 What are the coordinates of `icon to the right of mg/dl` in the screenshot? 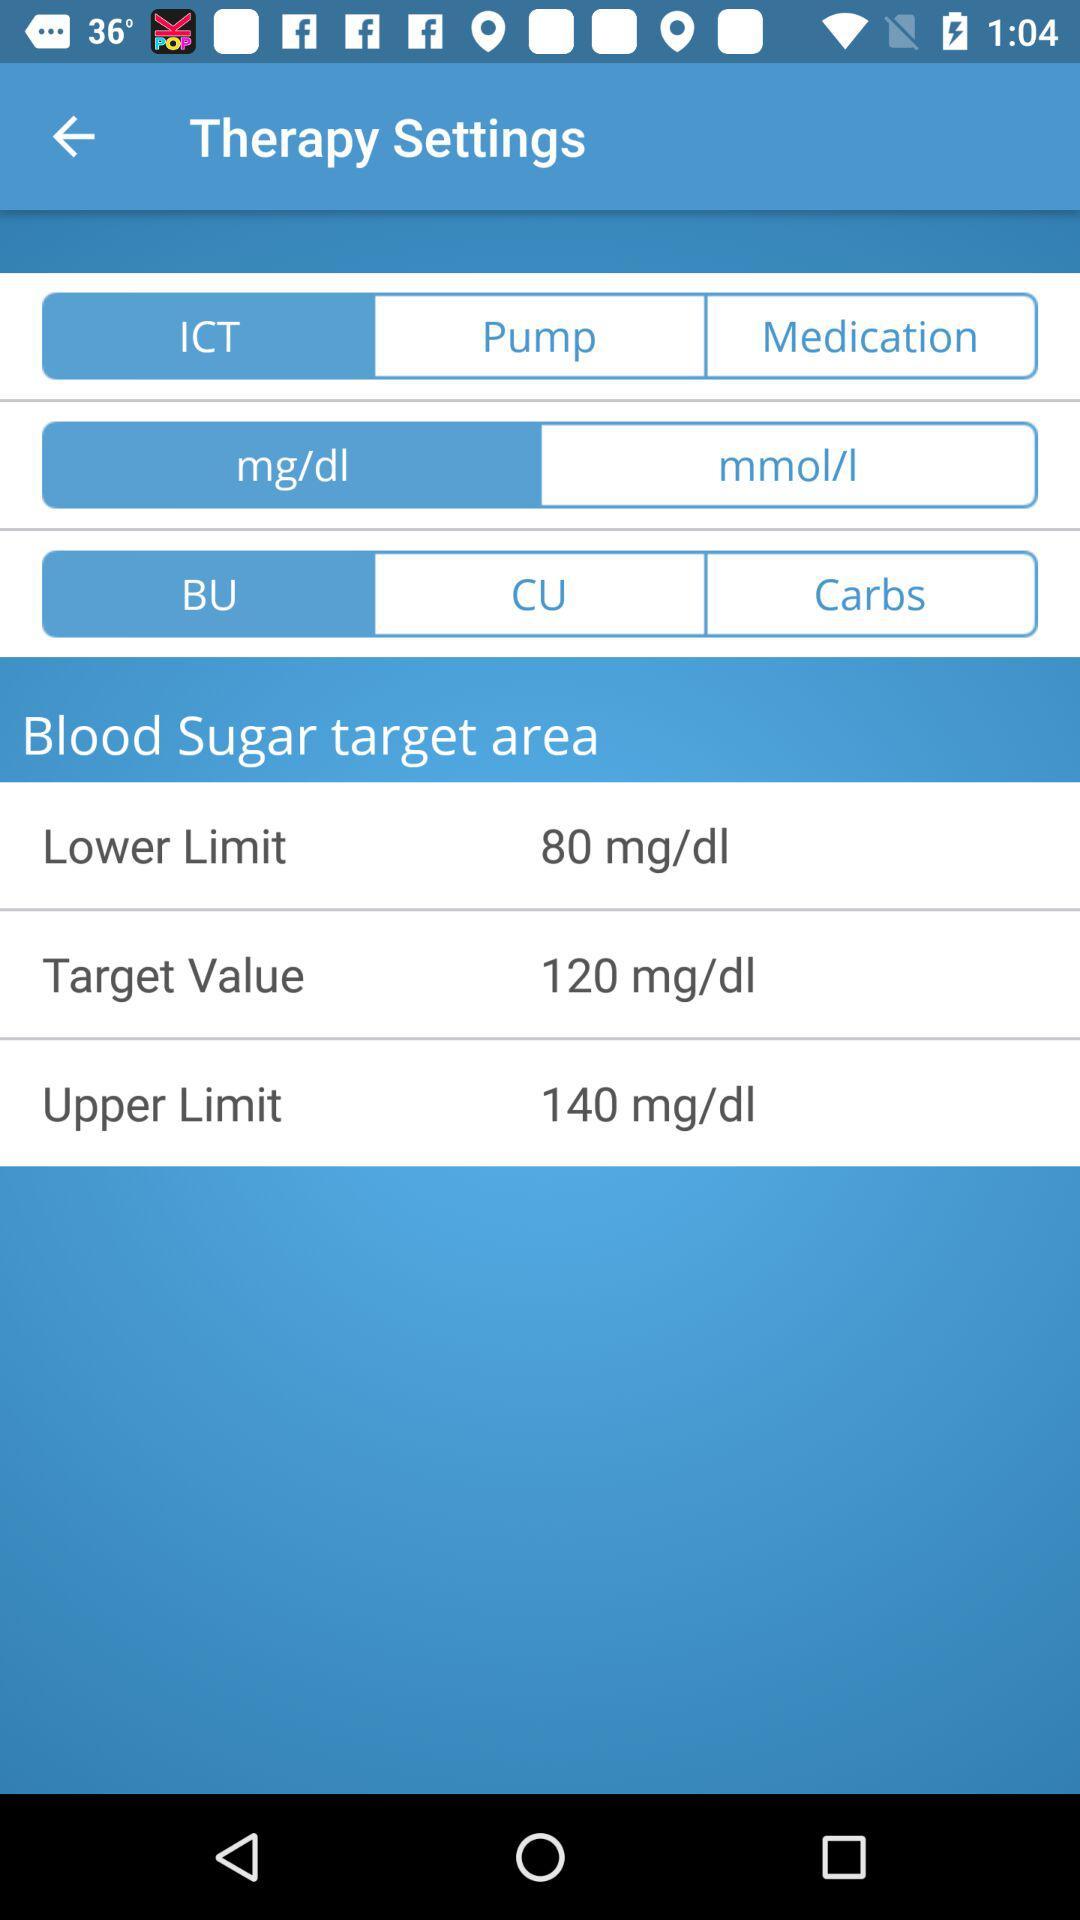 It's located at (788, 464).